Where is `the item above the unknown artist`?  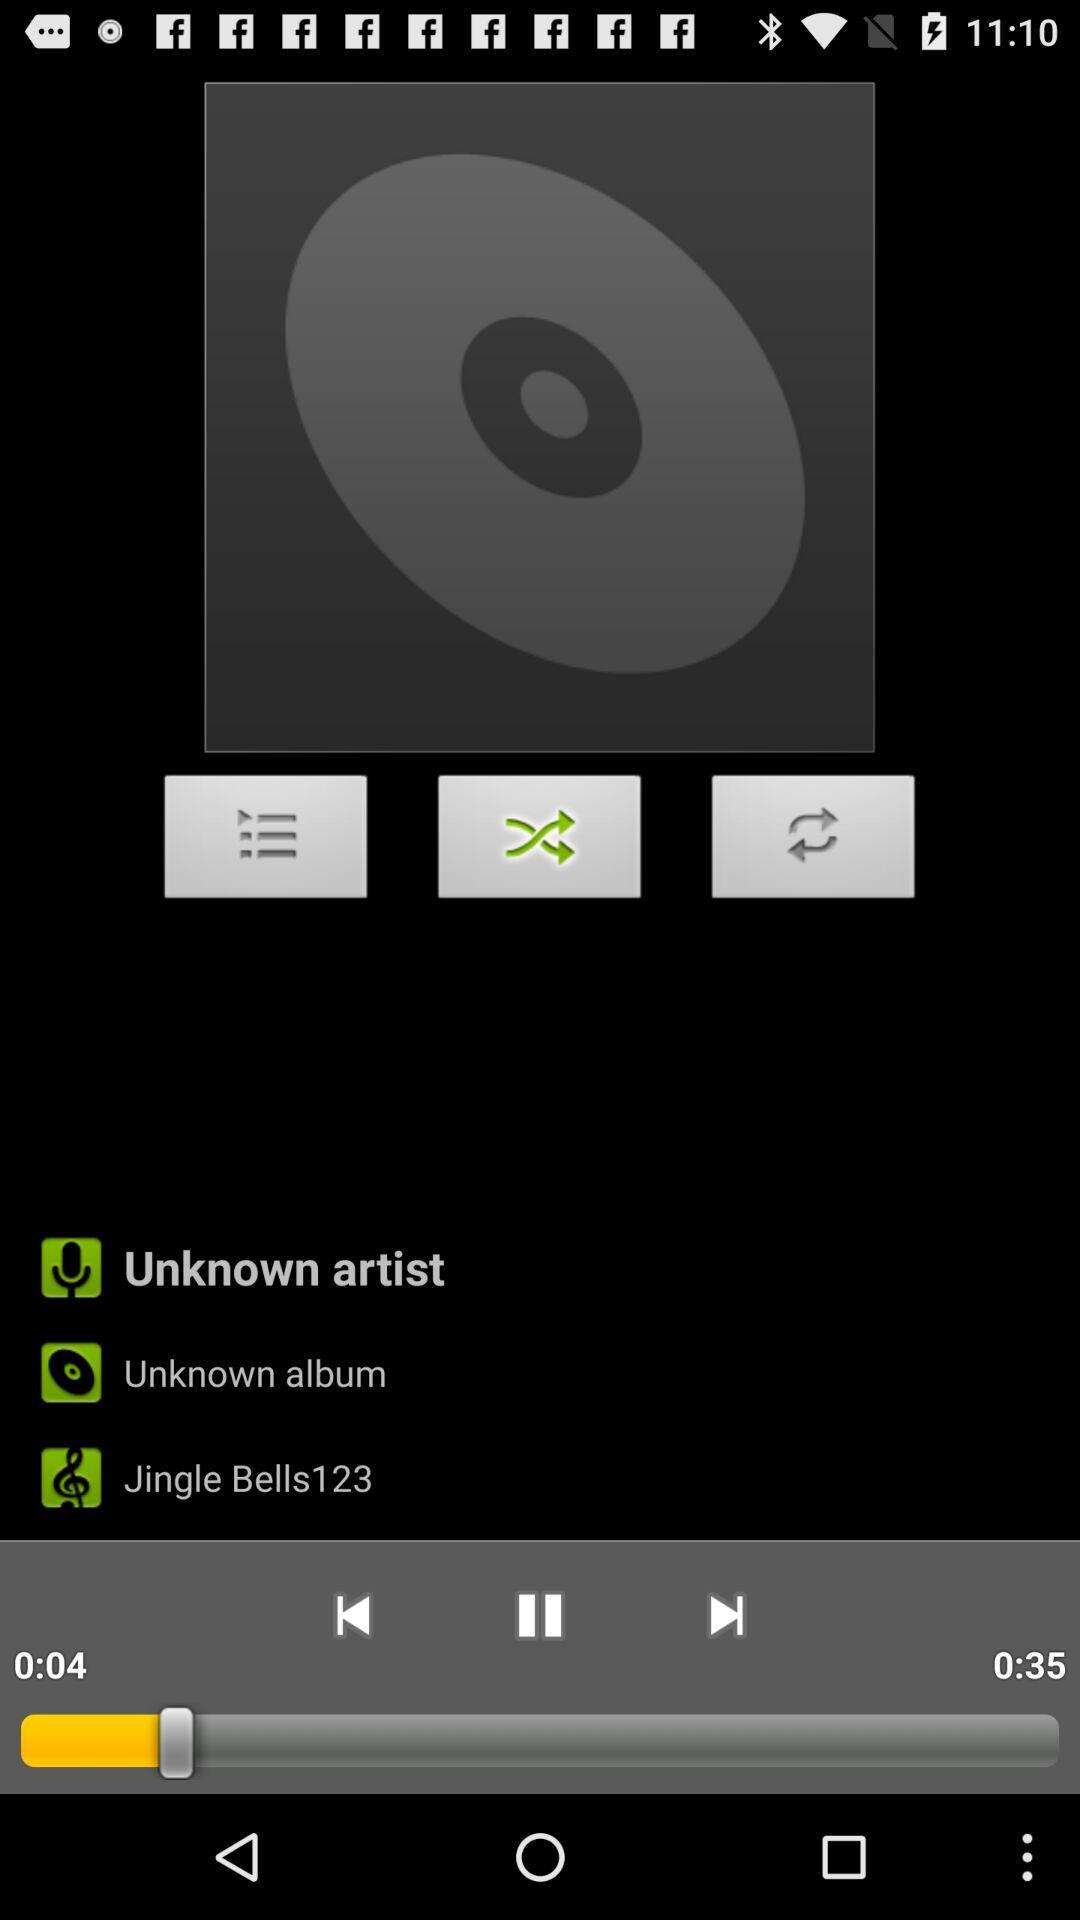
the item above the unknown artist is located at coordinates (813, 842).